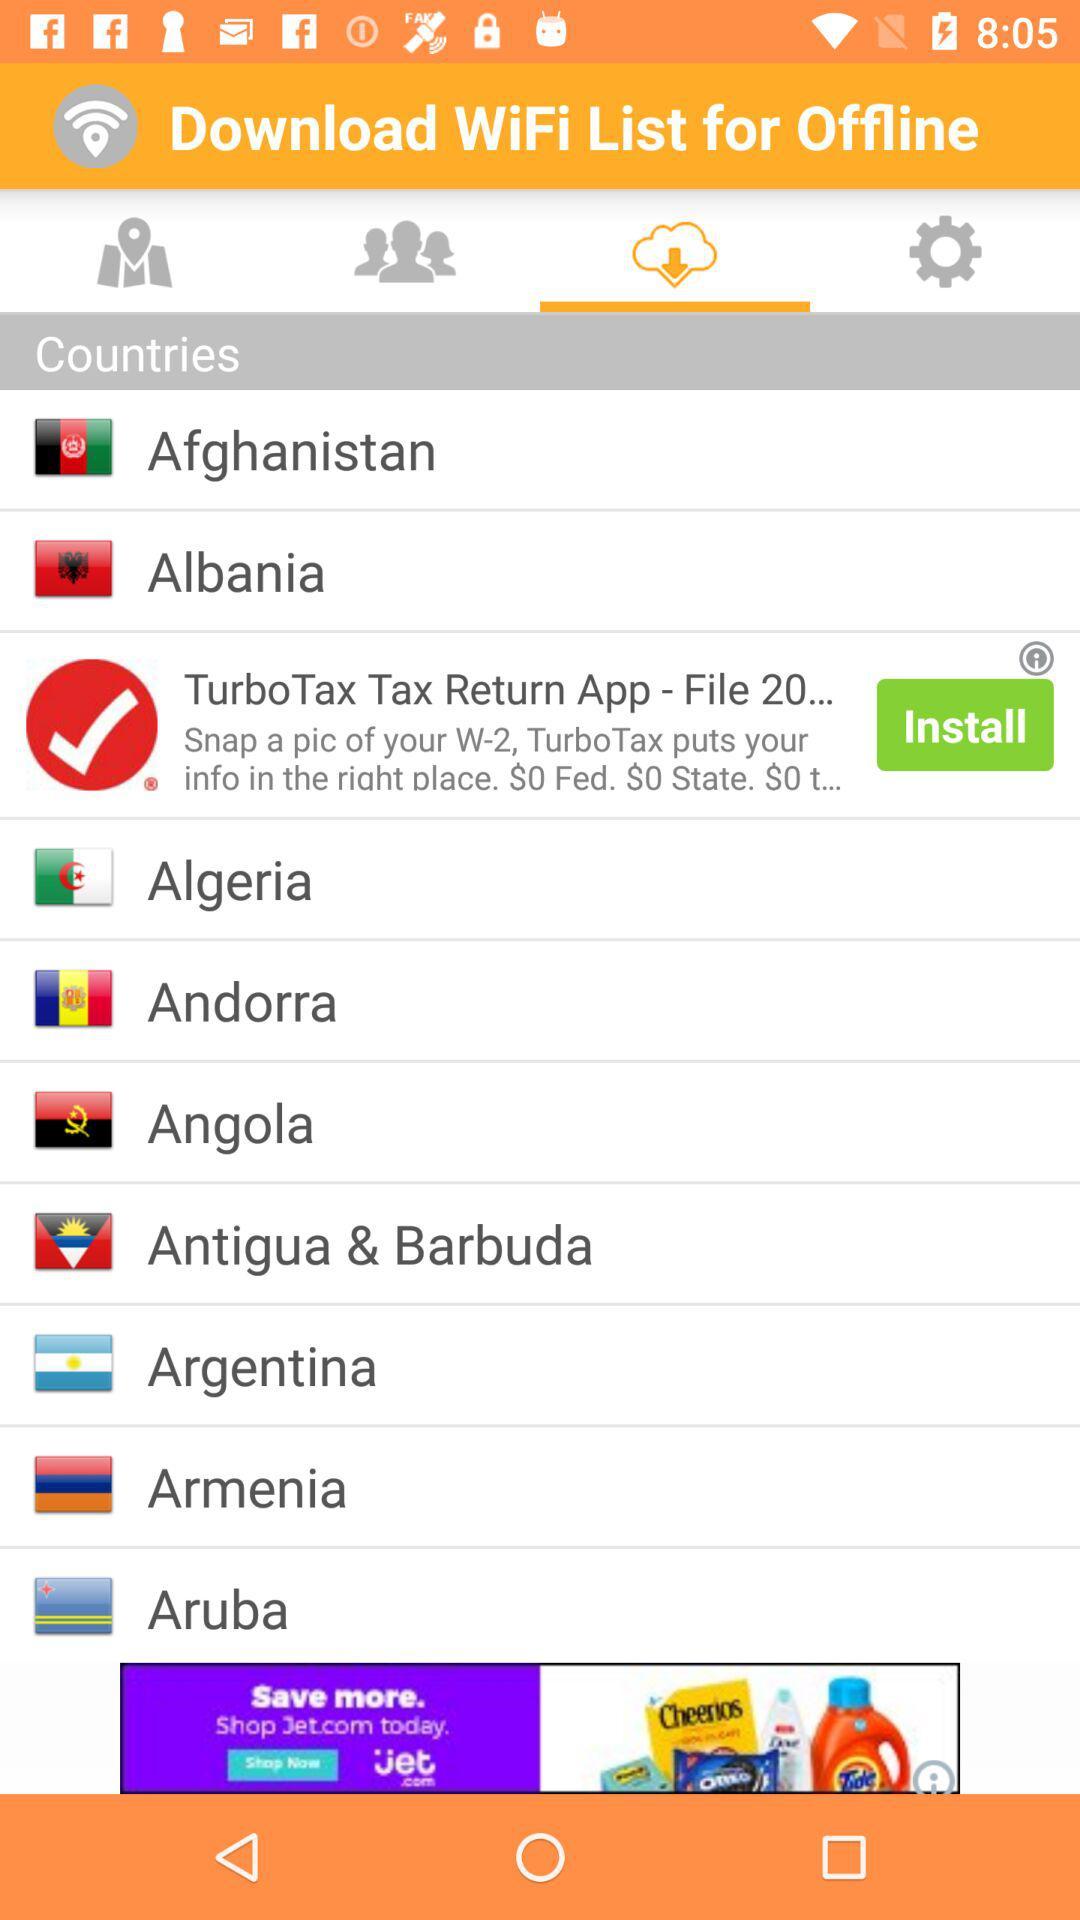 The width and height of the screenshot is (1080, 1920). What do you see at coordinates (516, 752) in the screenshot?
I see `item to the left of the install button` at bounding box center [516, 752].